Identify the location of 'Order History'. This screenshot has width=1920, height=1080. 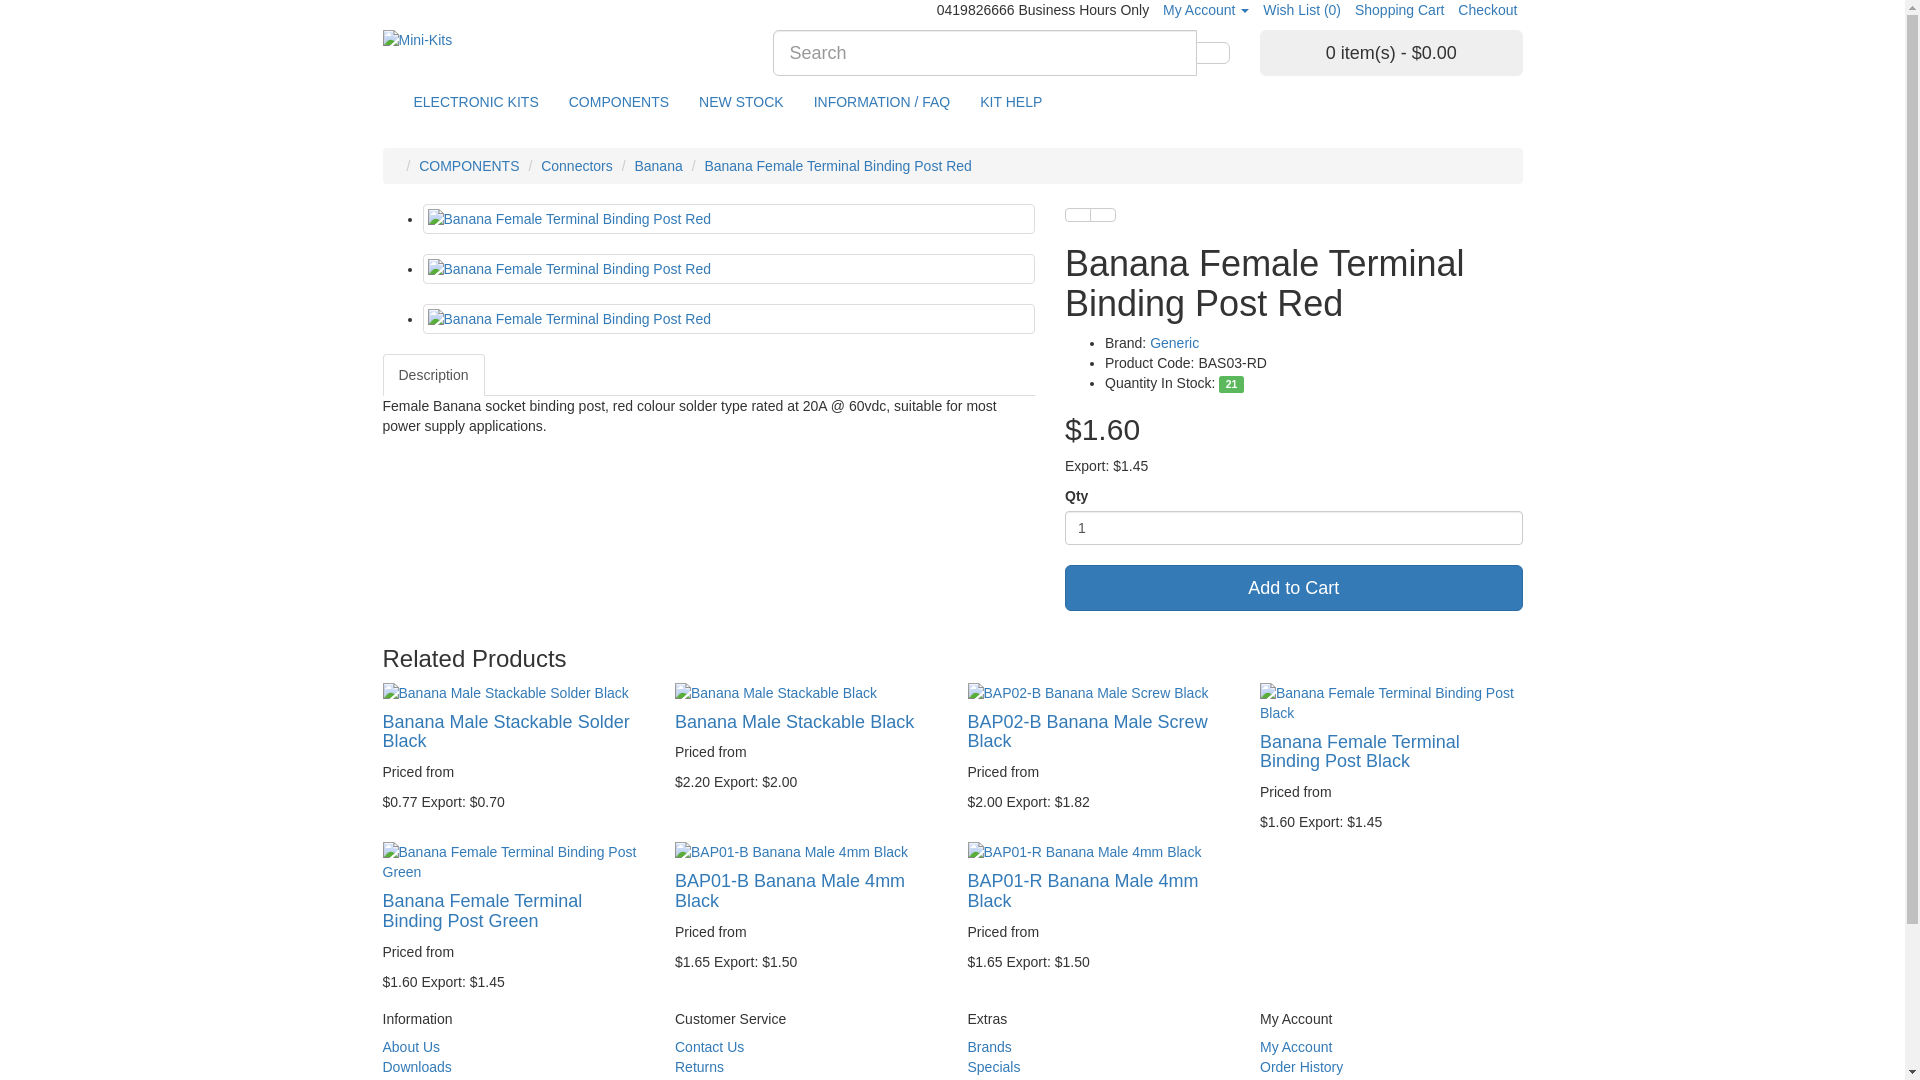
(1301, 1066).